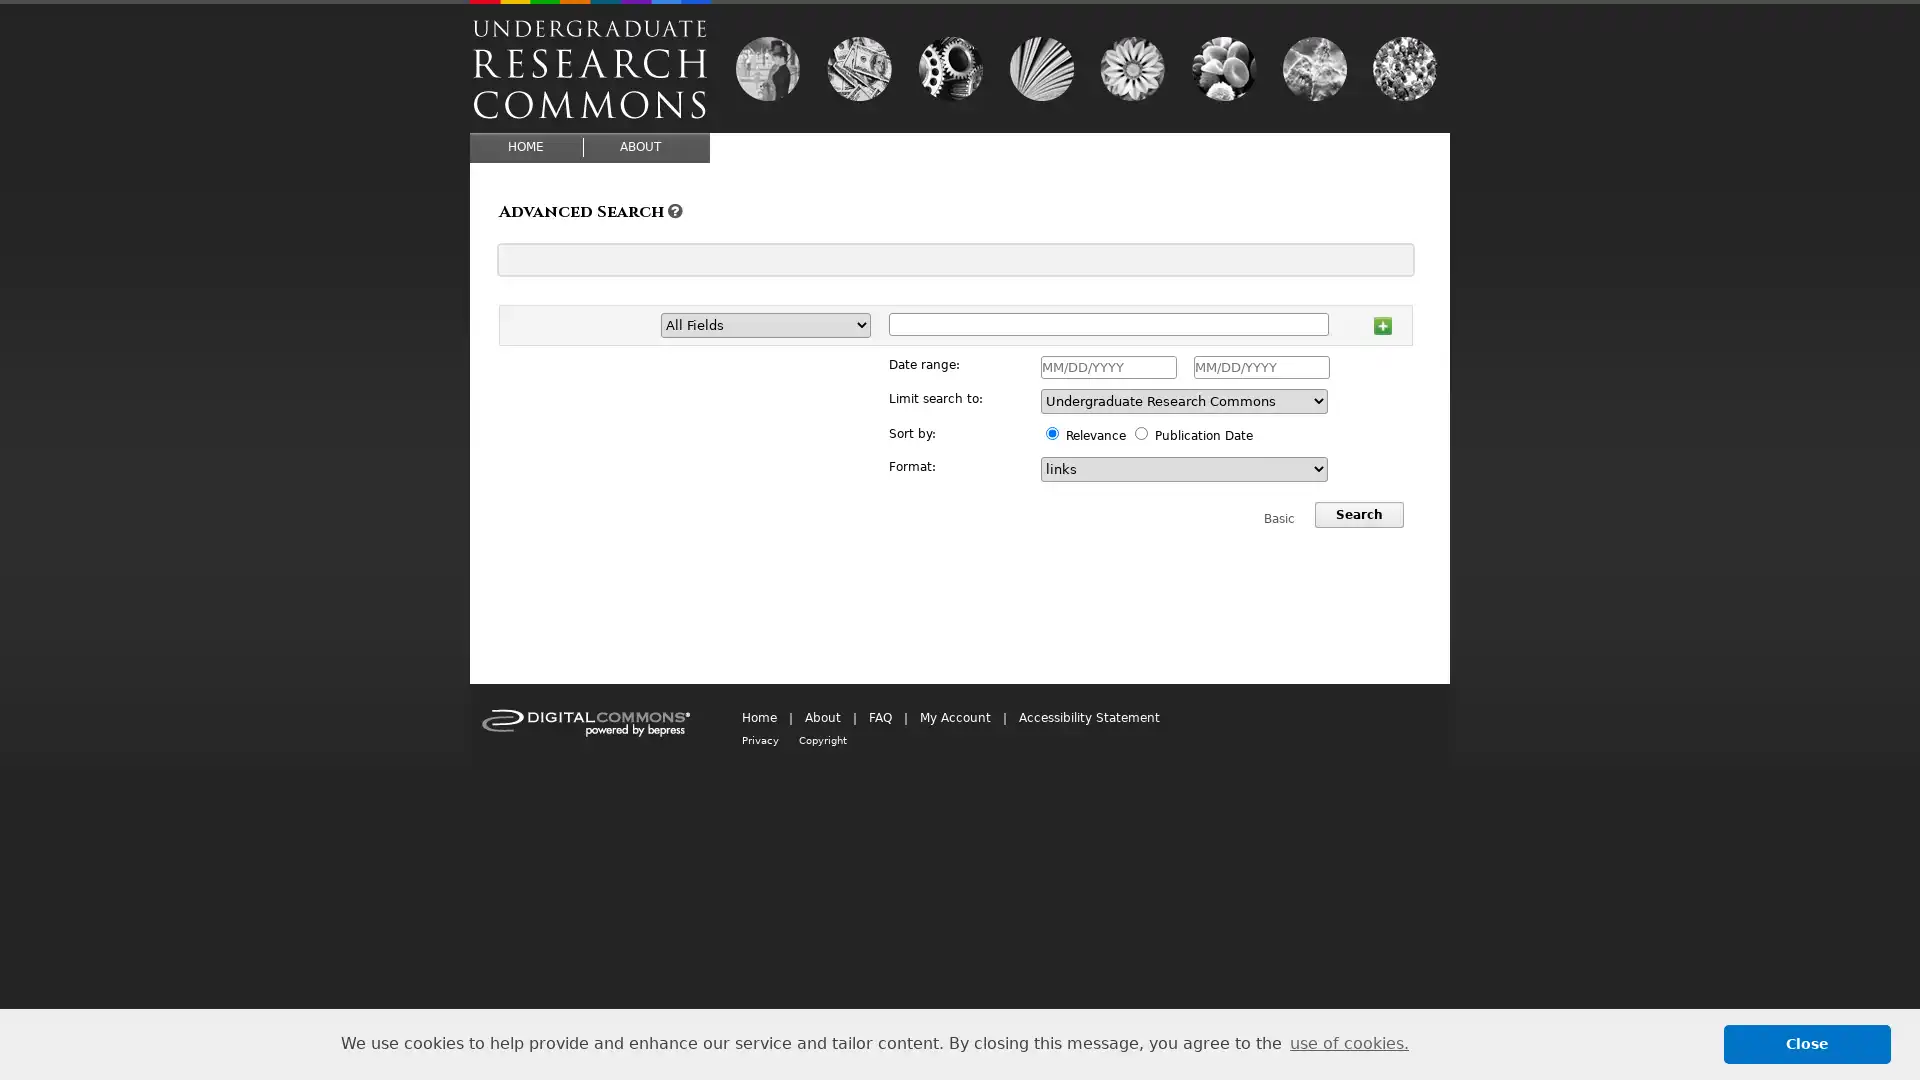  Describe the element at coordinates (1348, 1043) in the screenshot. I see `learn more about cookies` at that location.